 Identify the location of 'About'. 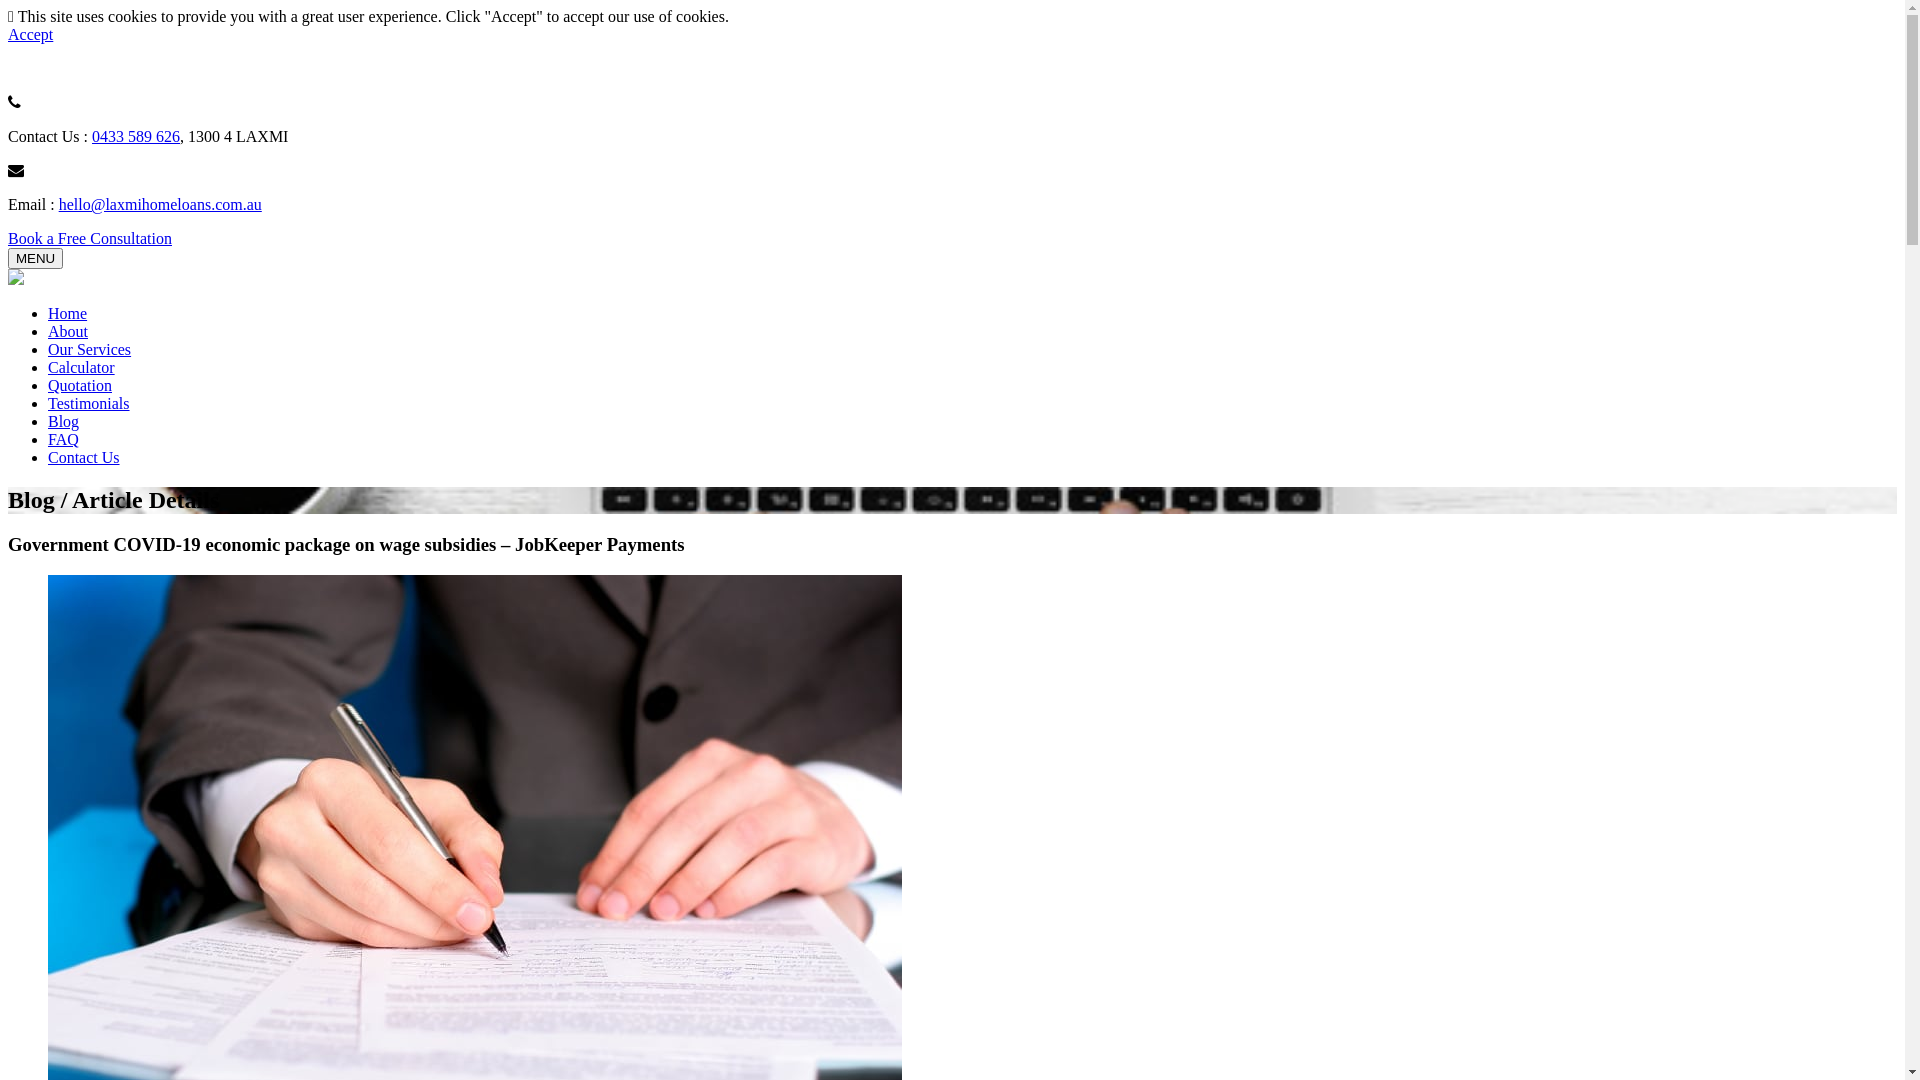
(67, 330).